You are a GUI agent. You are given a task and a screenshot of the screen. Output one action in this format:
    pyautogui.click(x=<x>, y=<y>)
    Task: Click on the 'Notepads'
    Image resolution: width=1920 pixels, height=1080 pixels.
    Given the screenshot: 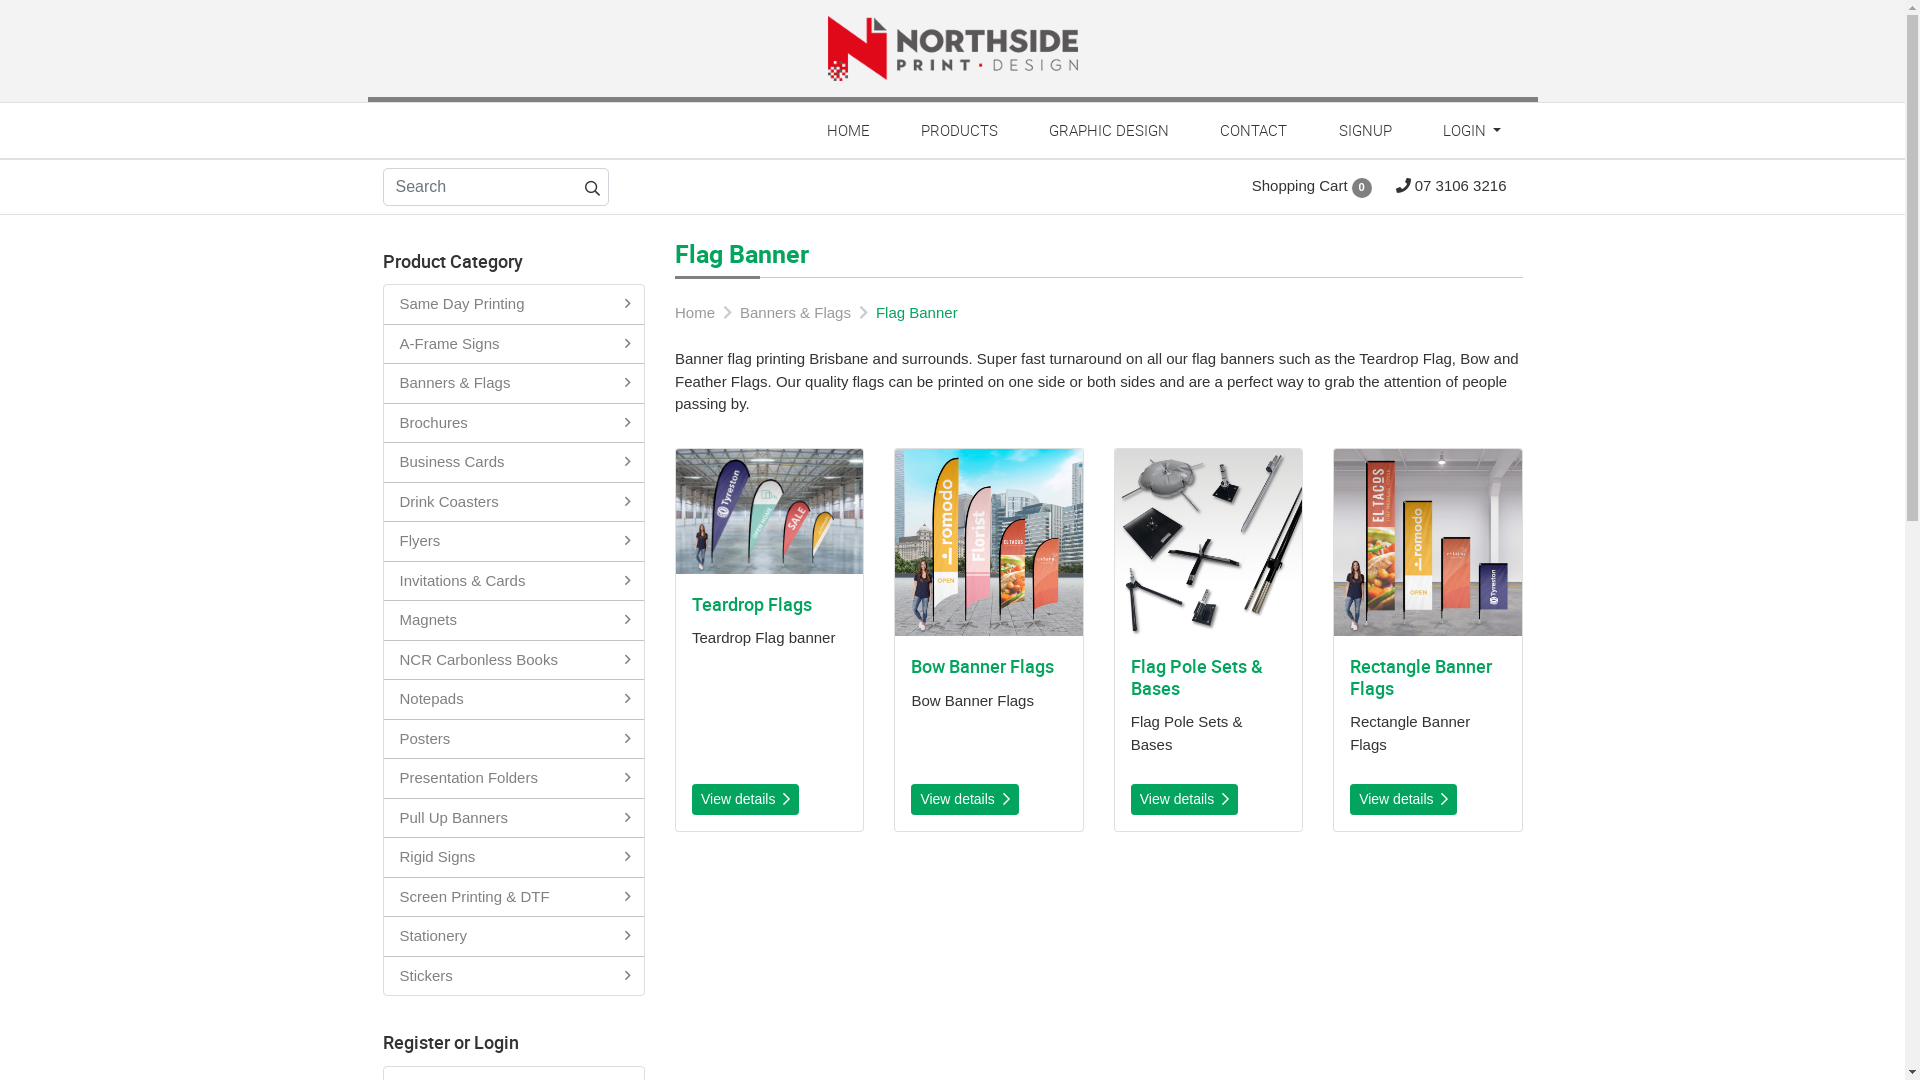 What is the action you would take?
    pyautogui.click(x=514, y=698)
    